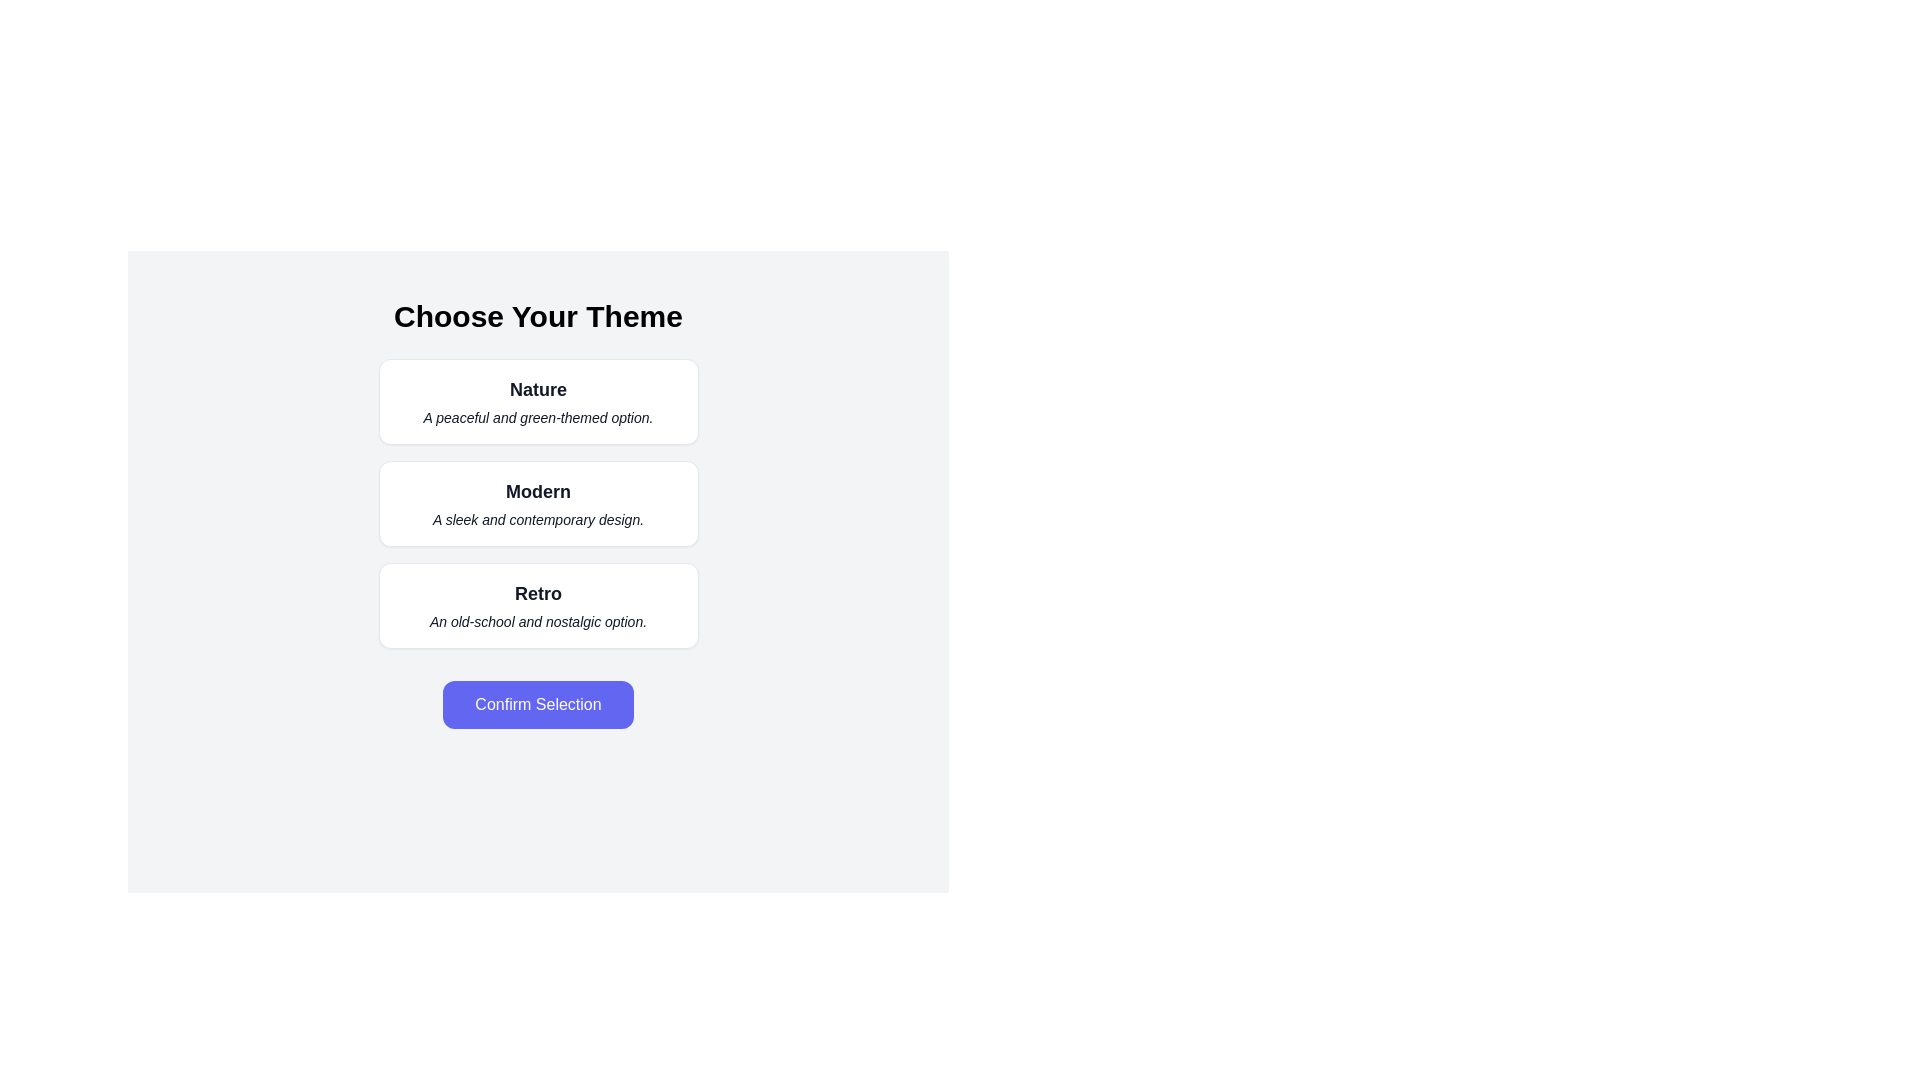  Describe the element at coordinates (538, 604) in the screenshot. I see `the Selectable Card labeled 'Retro' which is the third option in a vertical list of three cards` at that location.